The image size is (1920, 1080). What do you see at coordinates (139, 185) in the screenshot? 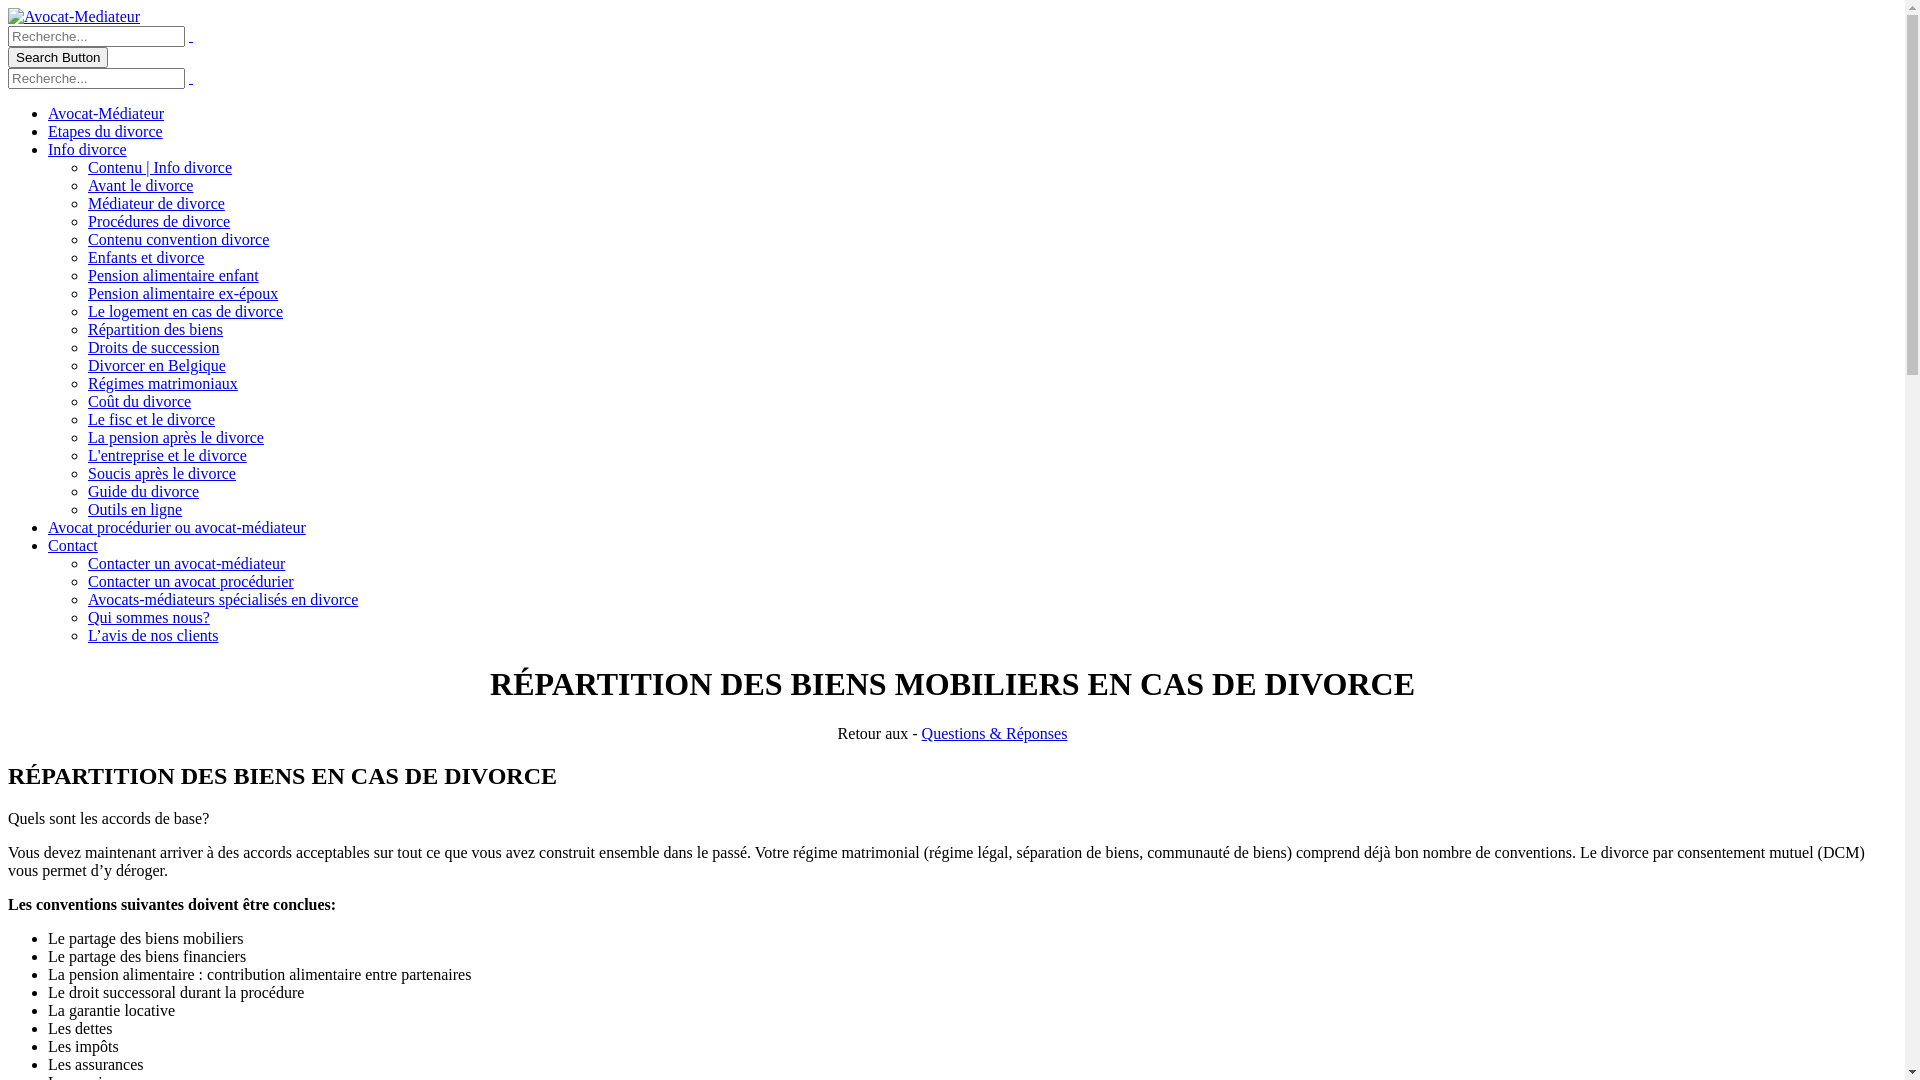
I see `'Avant le divorce'` at bounding box center [139, 185].